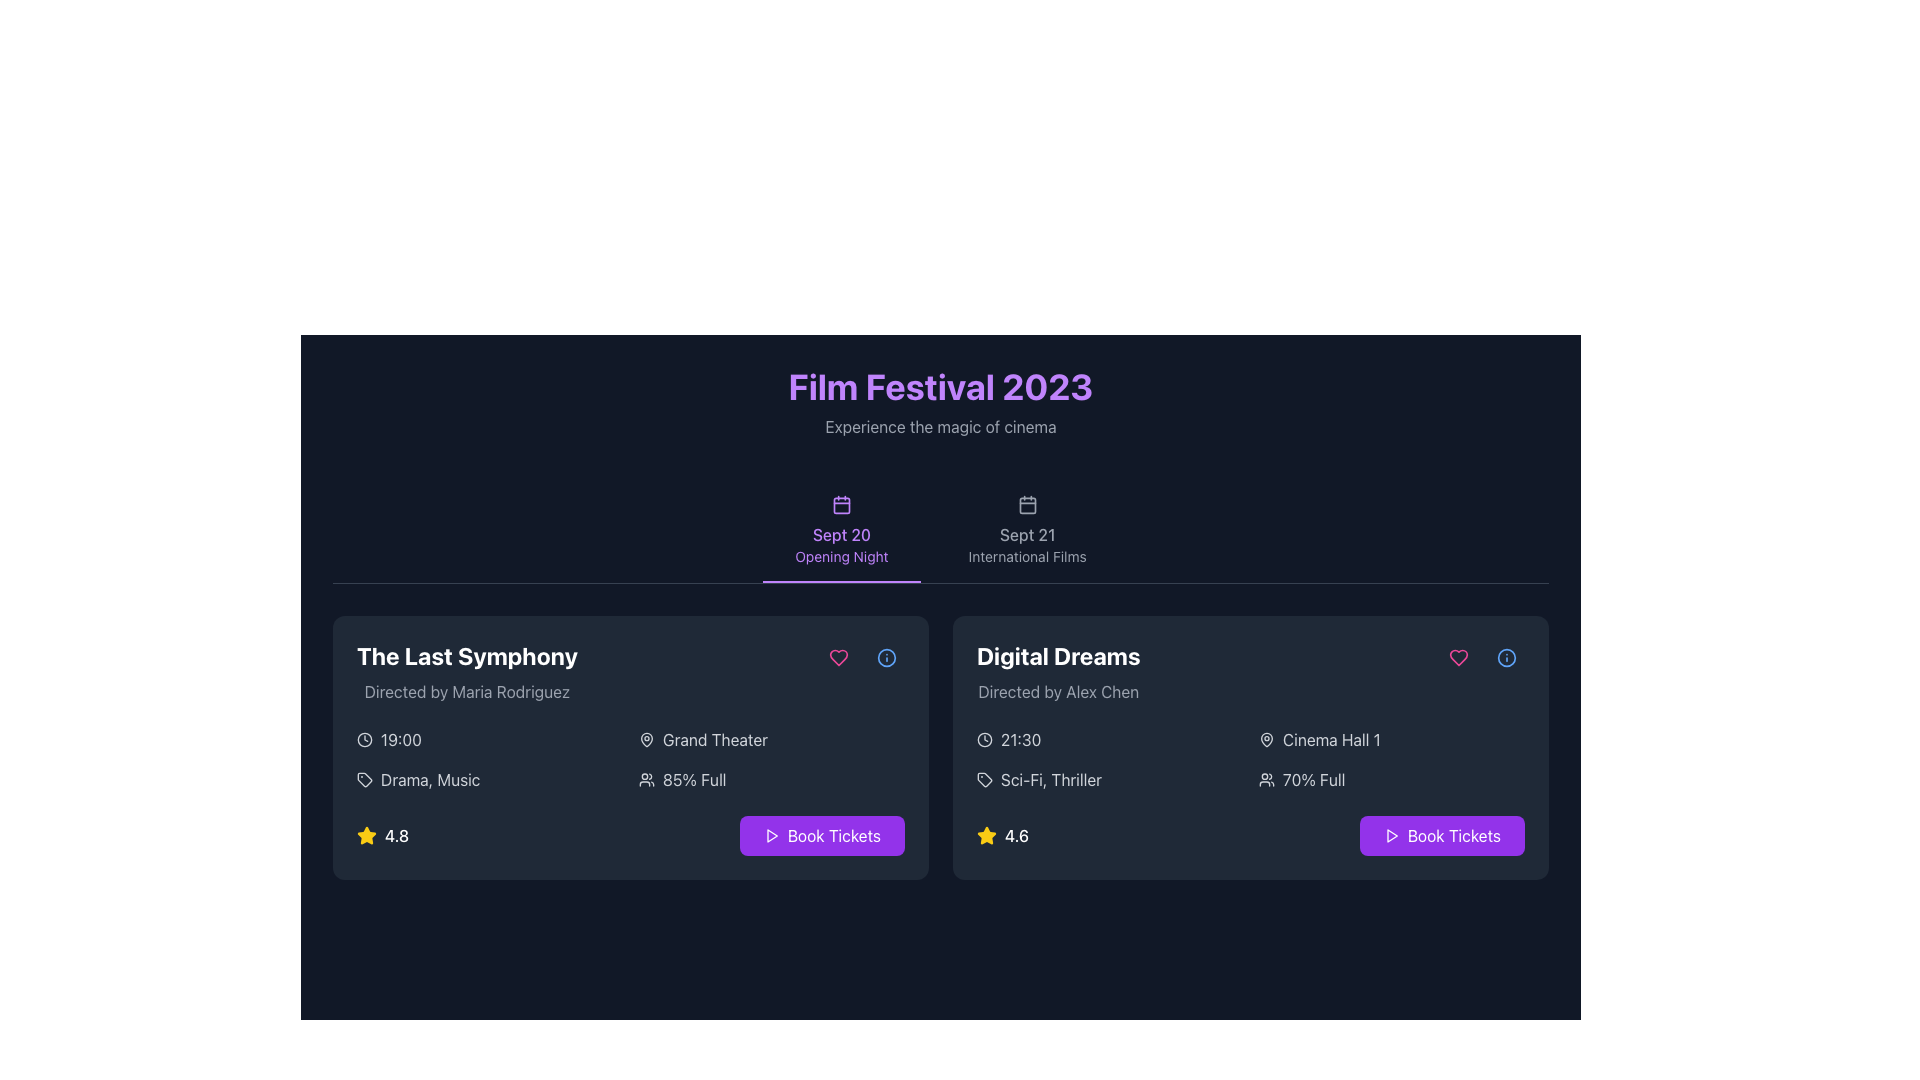  Describe the element at coordinates (364, 778) in the screenshot. I see `the tag icon located at the top right corner of the 'Digital Dreams' card, which signifies metadata or additional information` at that location.